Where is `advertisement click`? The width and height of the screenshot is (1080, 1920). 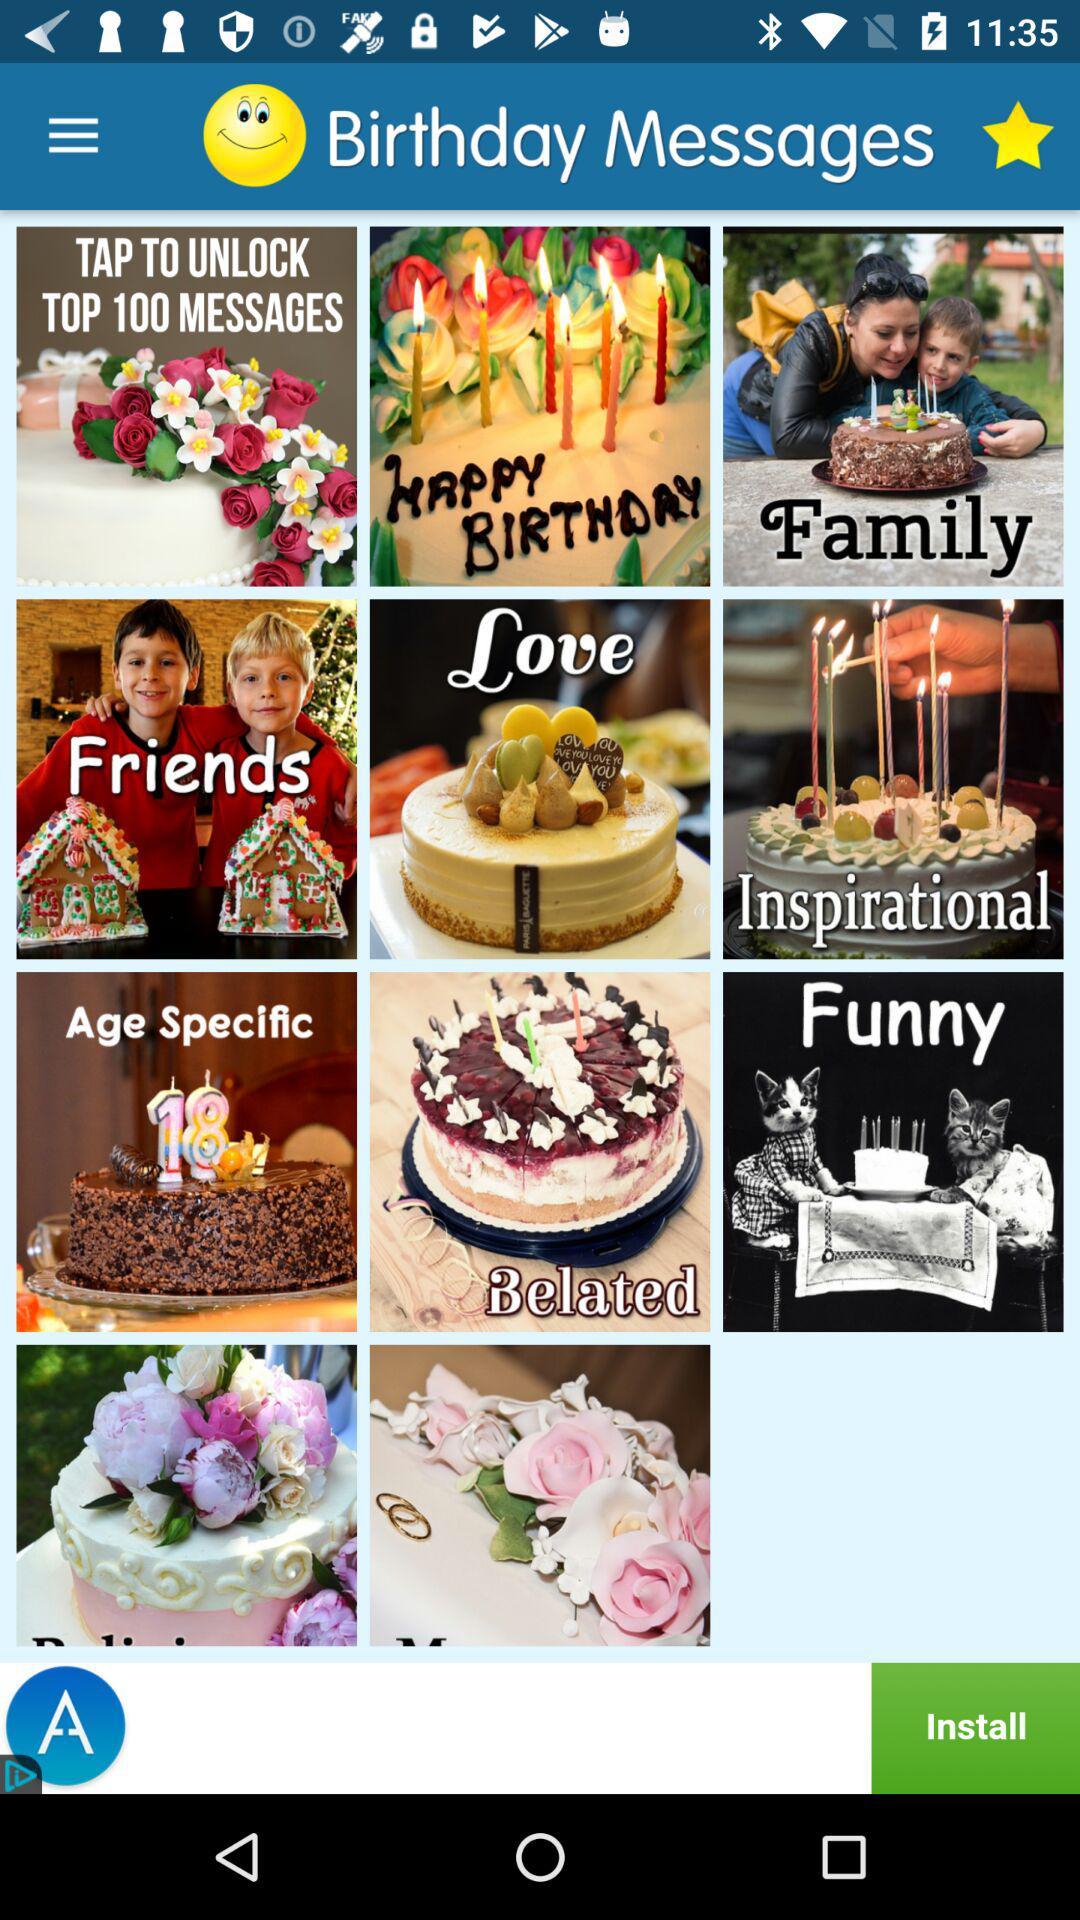
advertisement click is located at coordinates (540, 1727).